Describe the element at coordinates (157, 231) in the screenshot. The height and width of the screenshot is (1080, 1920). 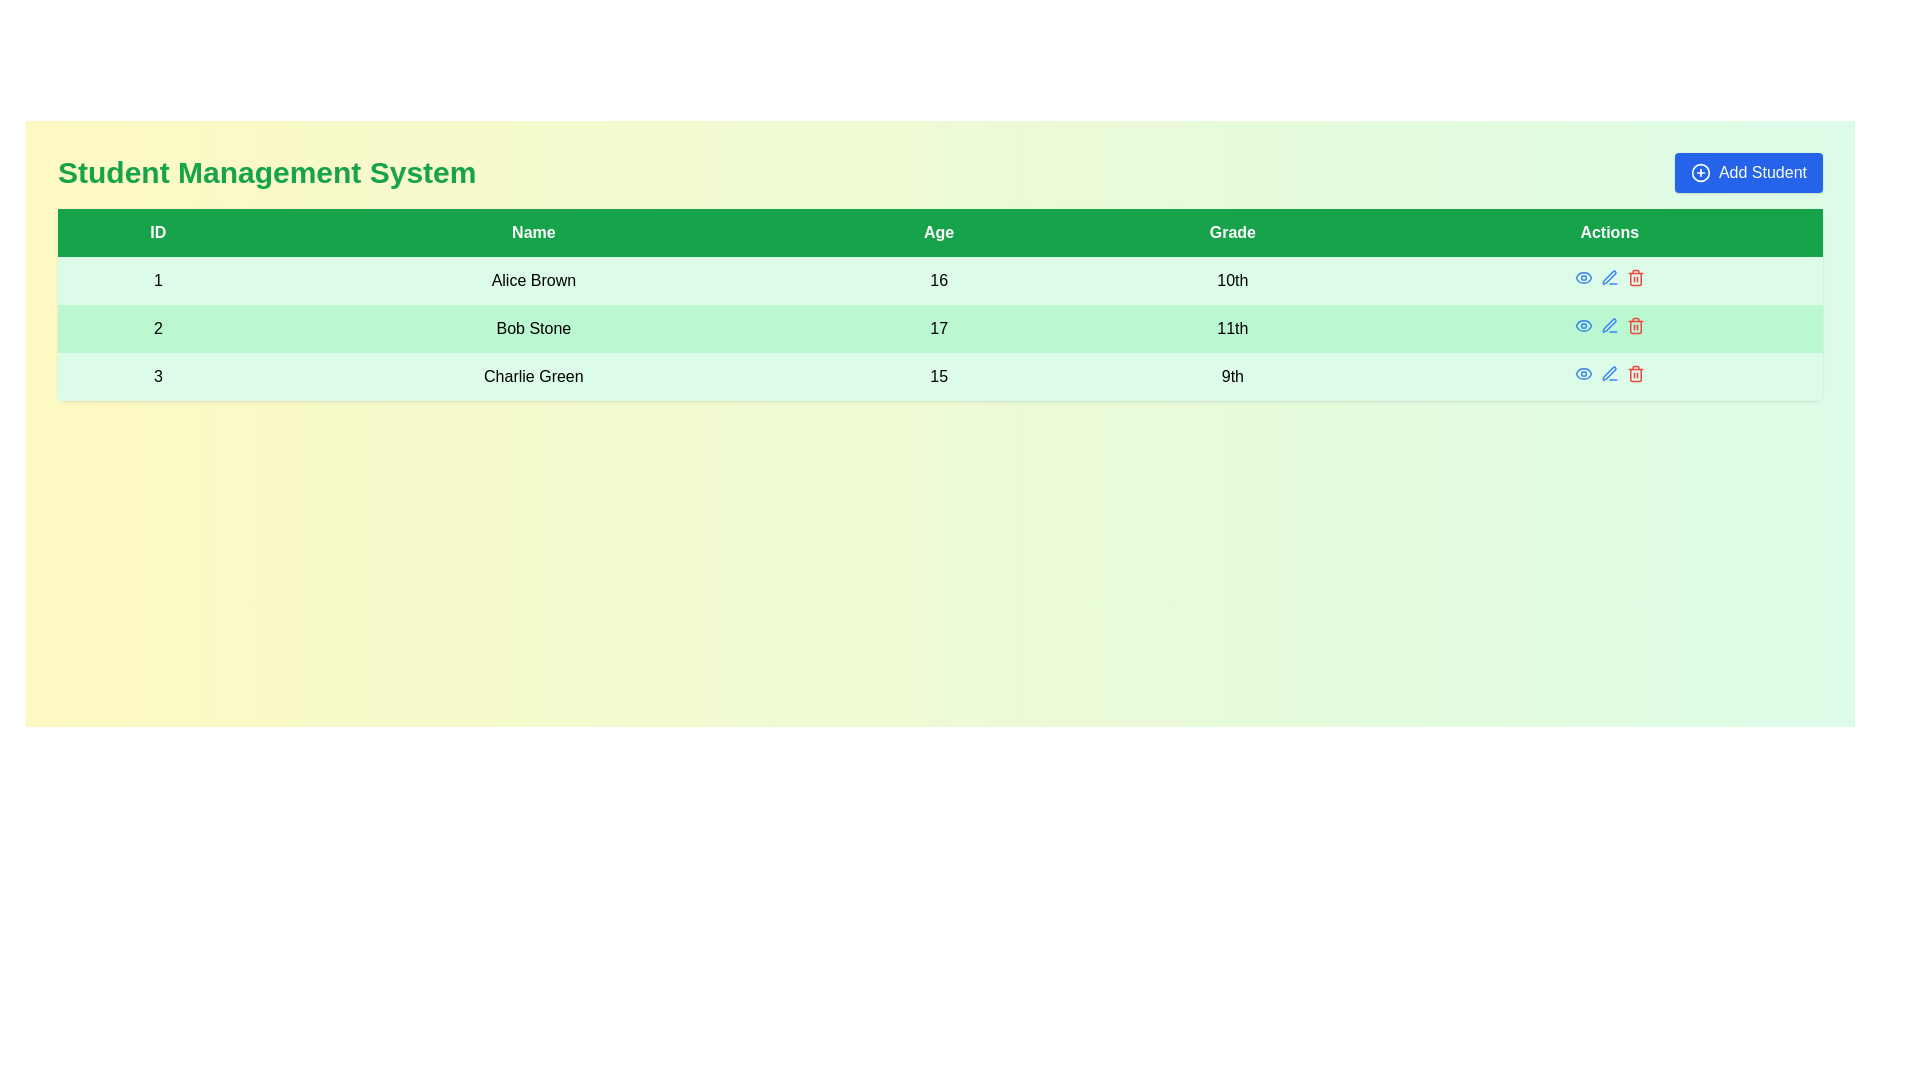
I see `the ID column header cell in the table, which is the first header among its siblings, indicating that it corresponds to unique identifiers for each entry` at that location.